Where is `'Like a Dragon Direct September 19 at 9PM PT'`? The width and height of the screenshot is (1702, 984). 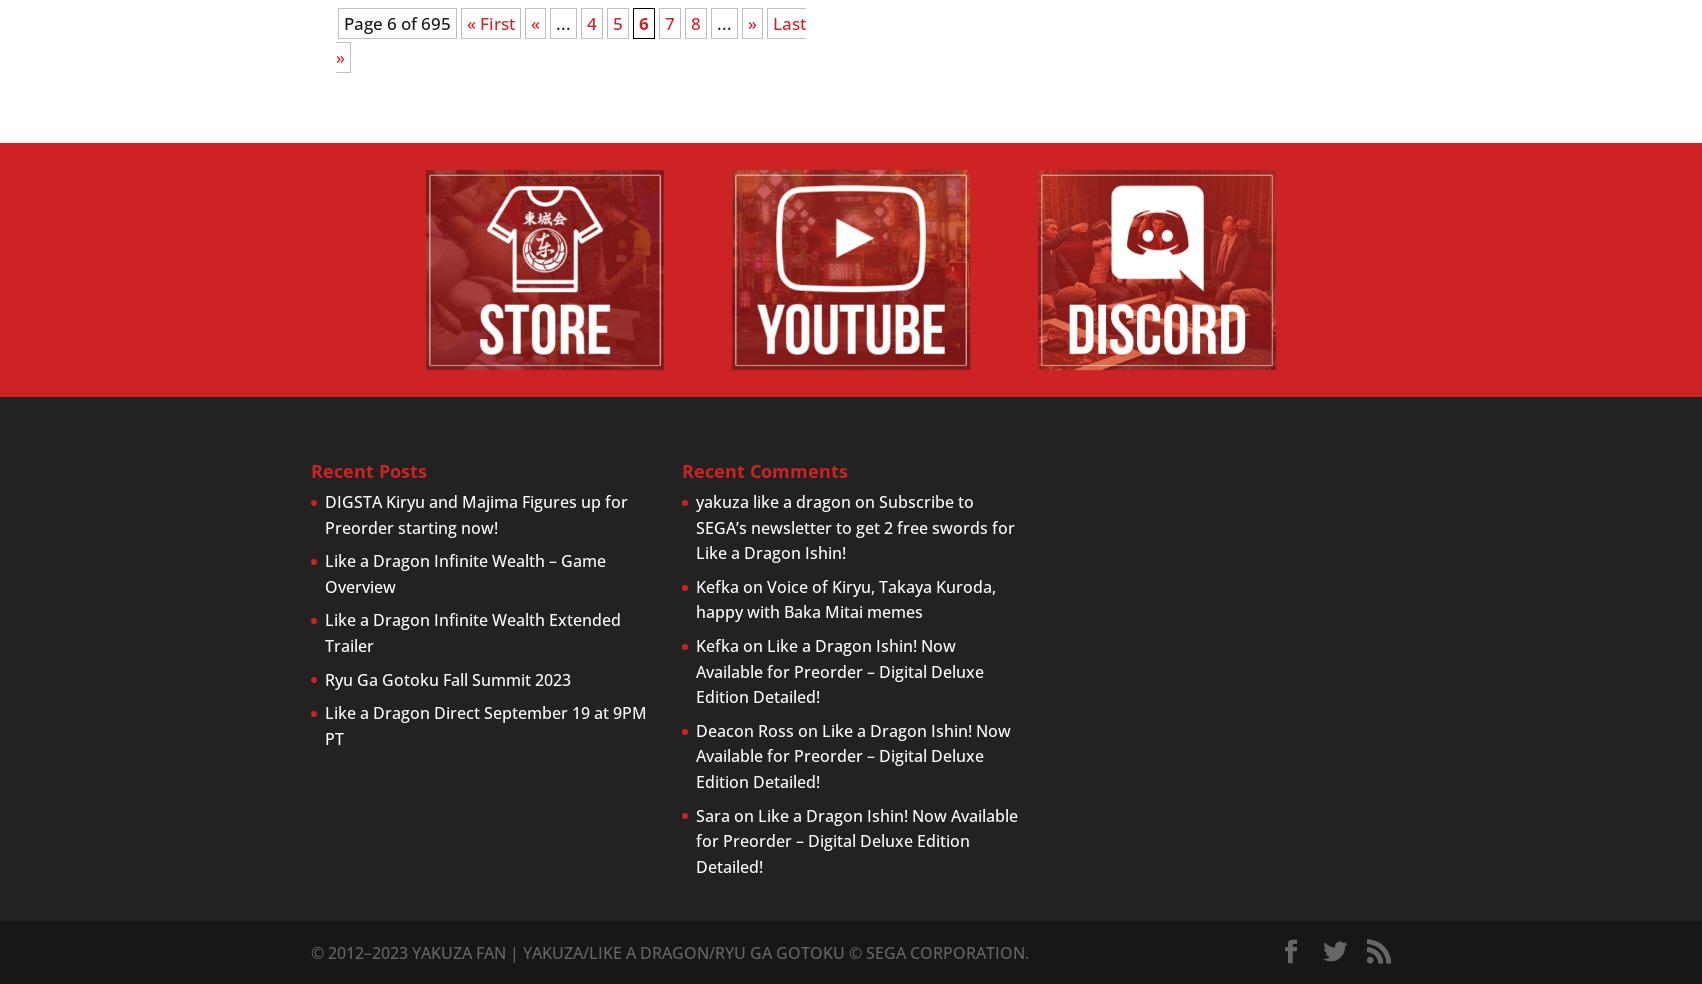 'Like a Dragon Direct September 19 at 9PM PT' is located at coordinates (484, 725).